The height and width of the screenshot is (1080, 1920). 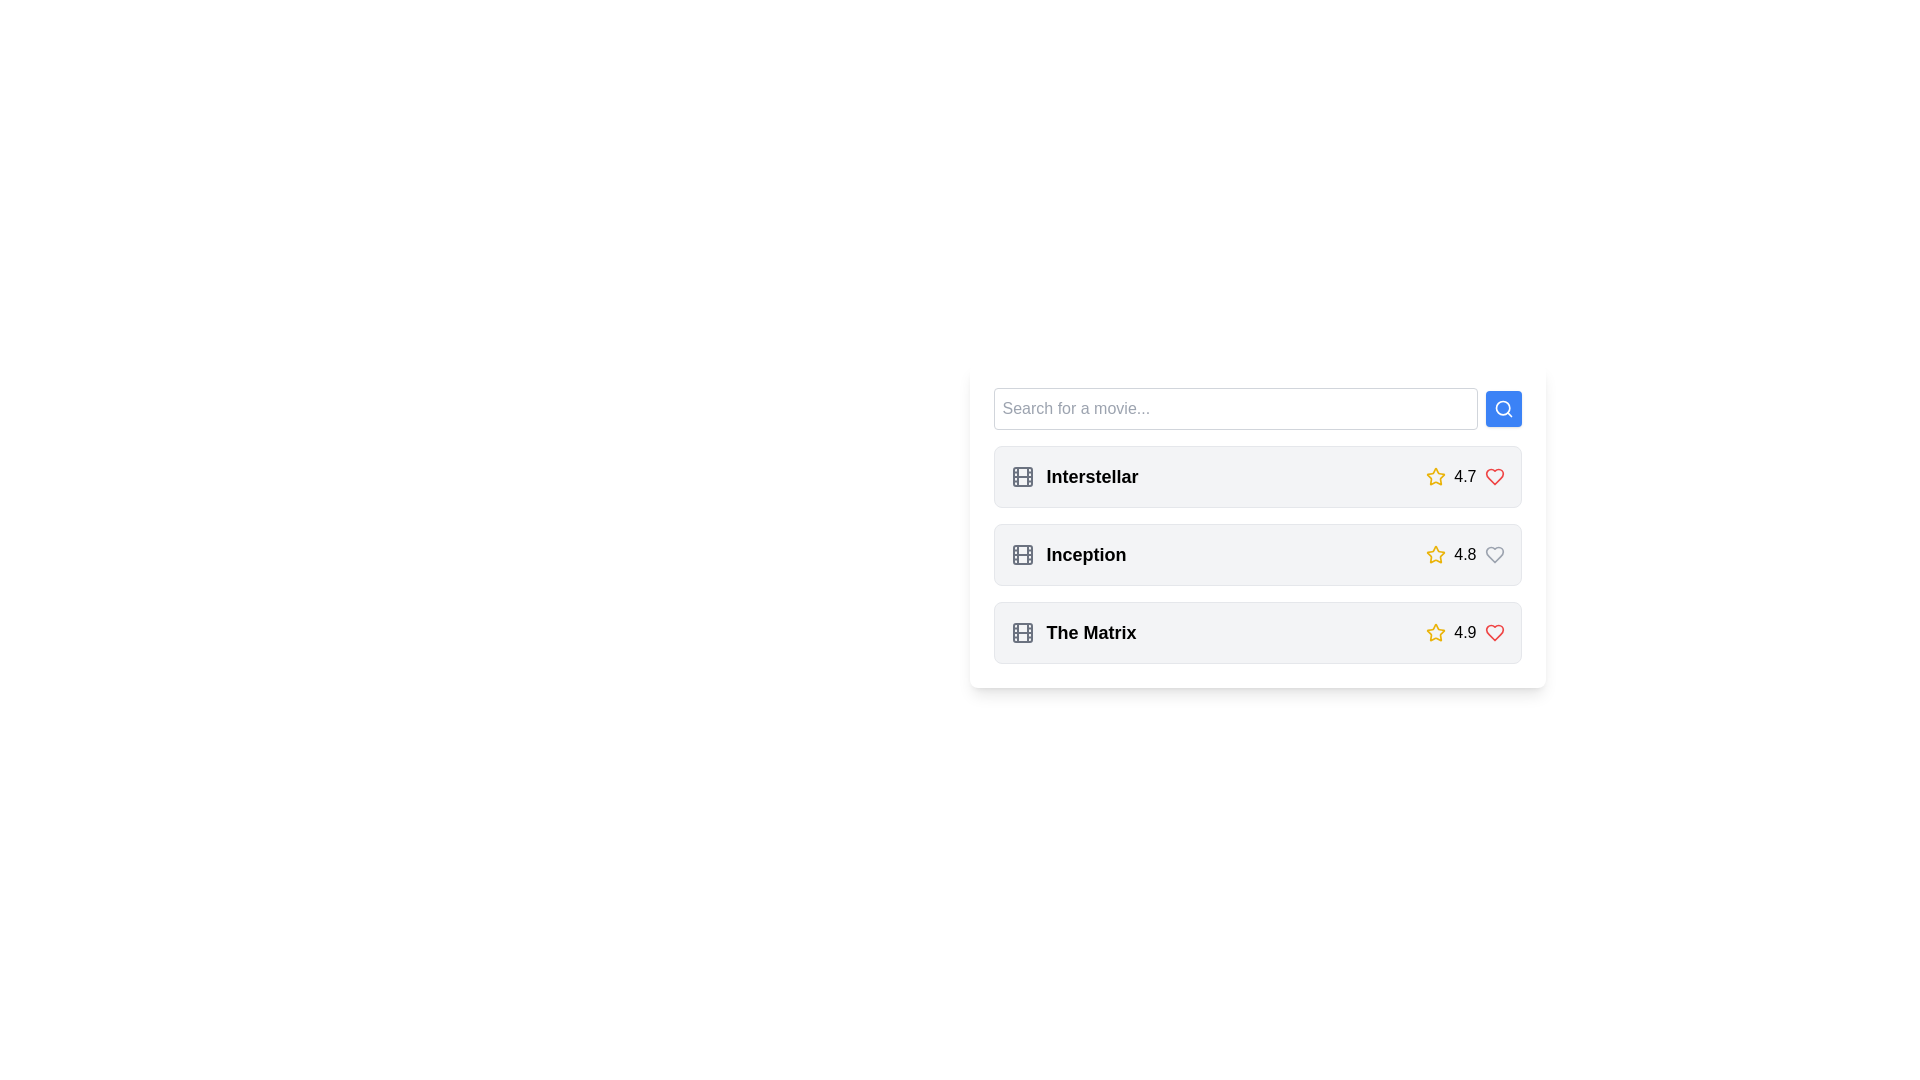 I want to click on the text and icon area labeled 'The Matrix', which features a bold font and a film icon on the left, located in the third row of a vertical layout, so click(x=1072, y=632).